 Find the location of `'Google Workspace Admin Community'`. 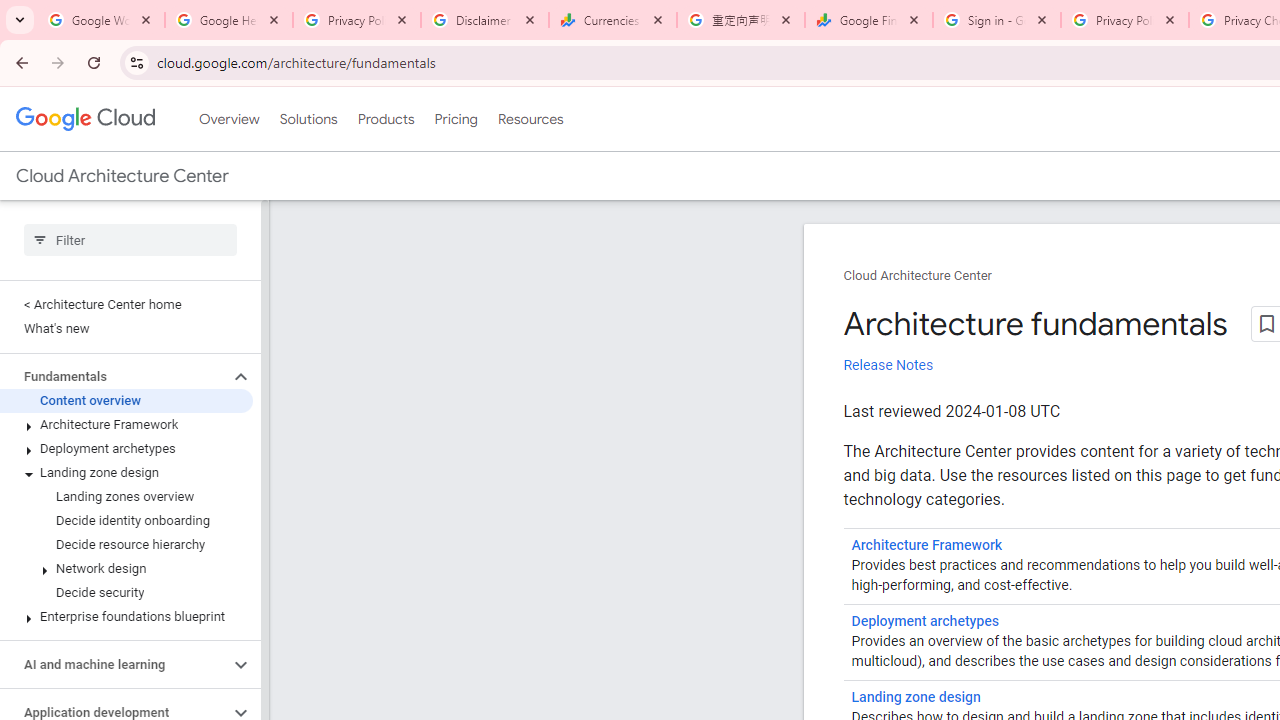

'Google Workspace Admin Community' is located at coordinates (100, 20).